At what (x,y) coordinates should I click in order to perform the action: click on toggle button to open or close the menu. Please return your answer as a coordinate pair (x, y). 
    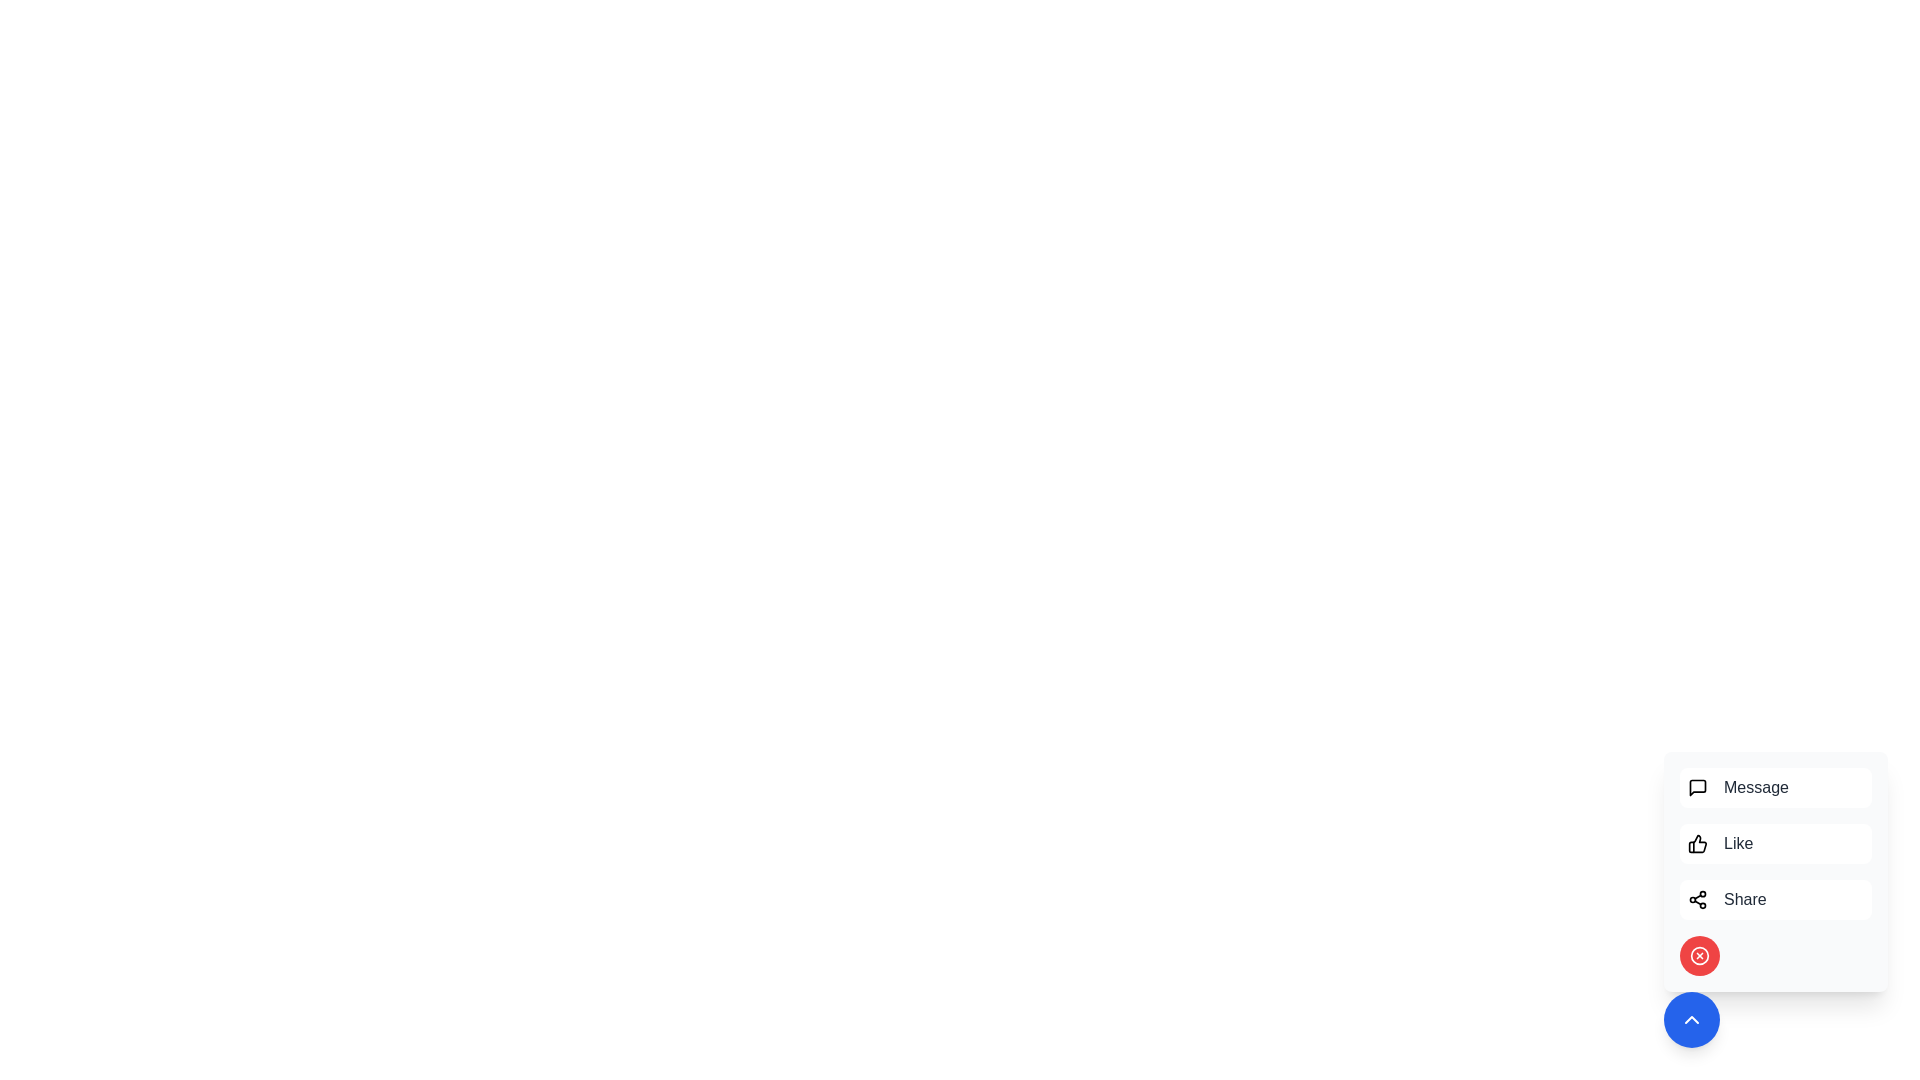
    Looking at the image, I should click on (1690, 1019).